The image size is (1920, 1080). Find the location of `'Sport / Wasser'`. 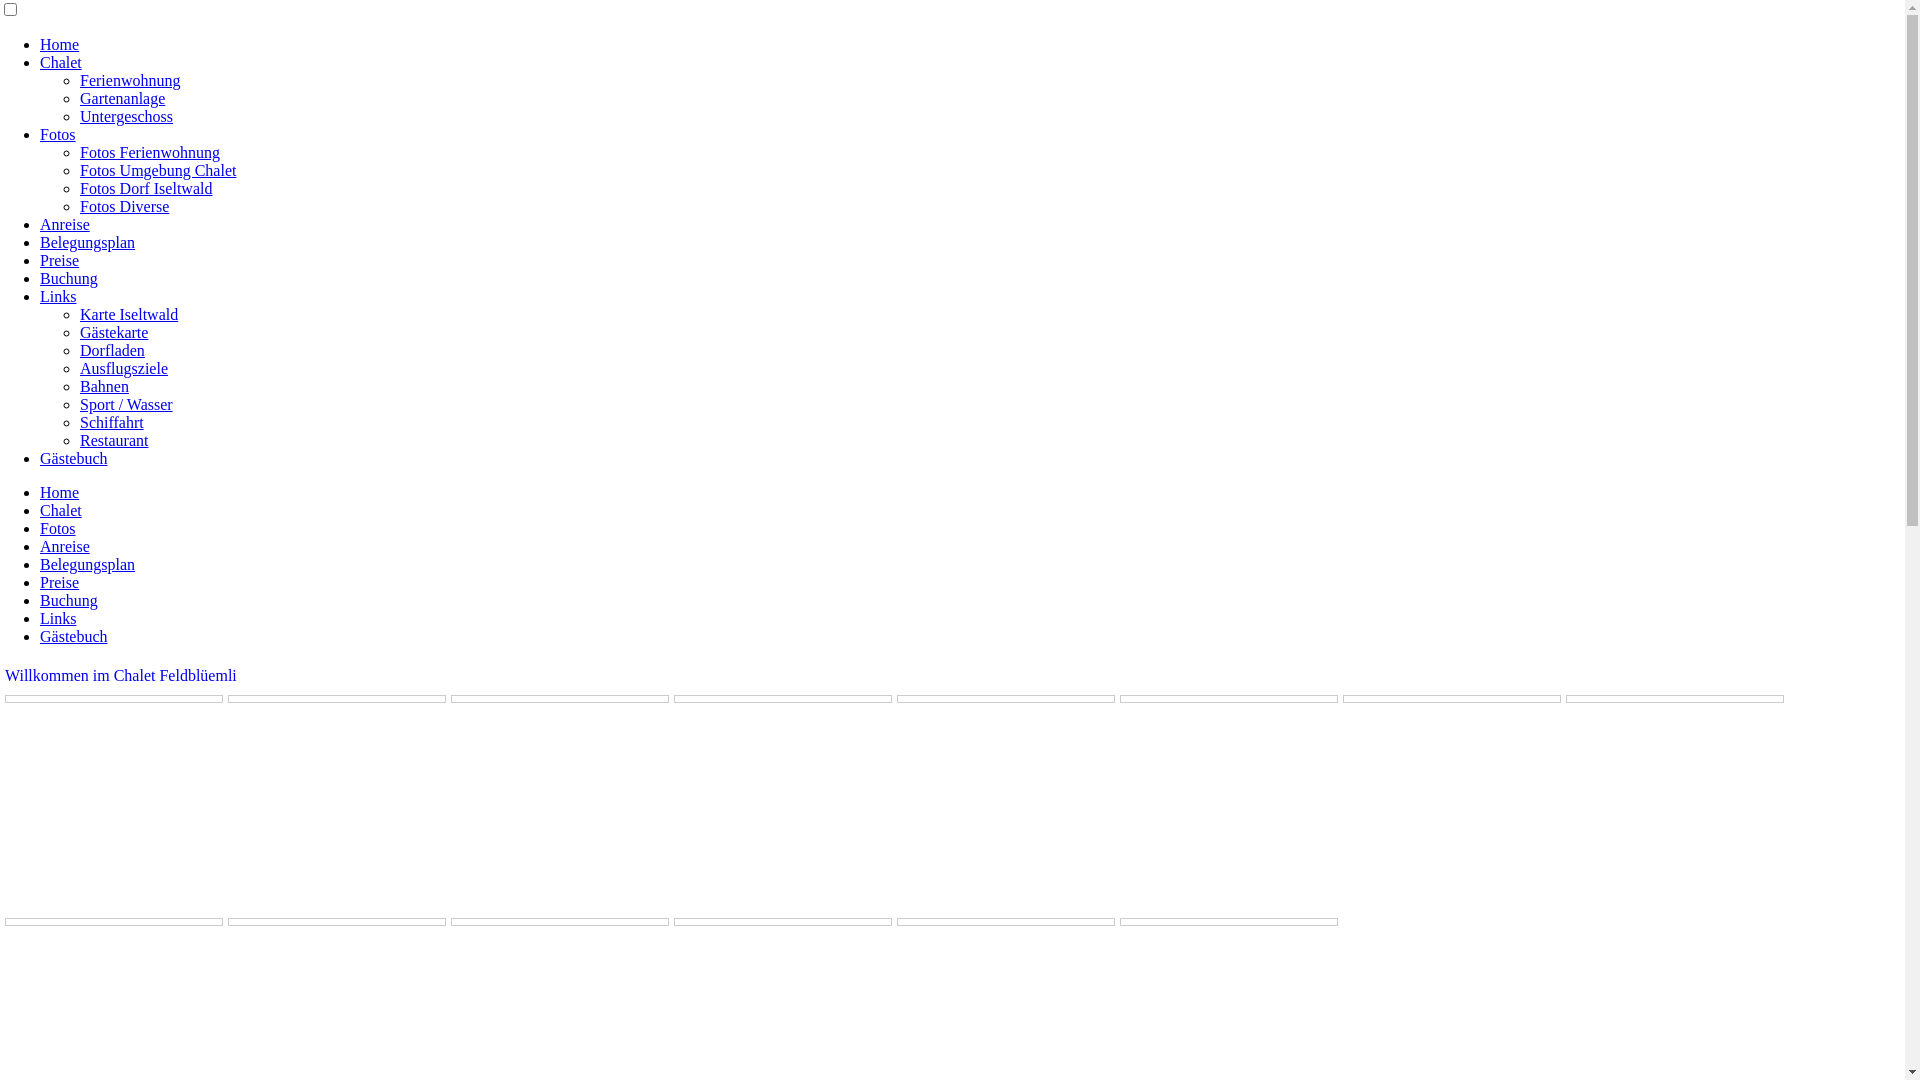

'Sport / Wasser' is located at coordinates (125, 404).